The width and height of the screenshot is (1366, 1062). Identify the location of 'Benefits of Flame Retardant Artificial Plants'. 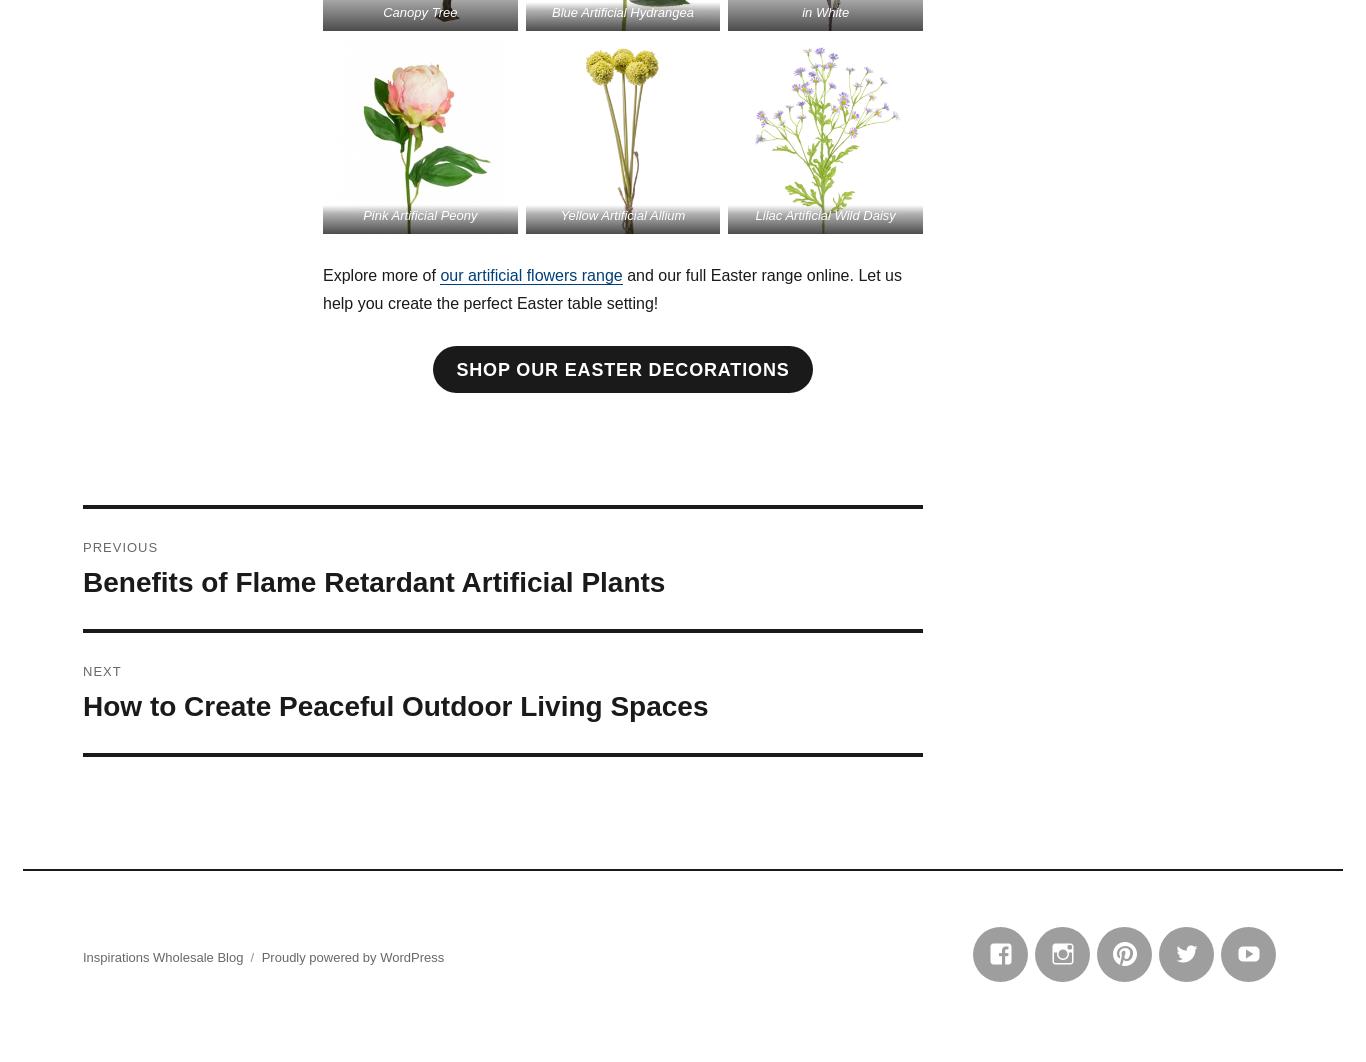
(373, 581).